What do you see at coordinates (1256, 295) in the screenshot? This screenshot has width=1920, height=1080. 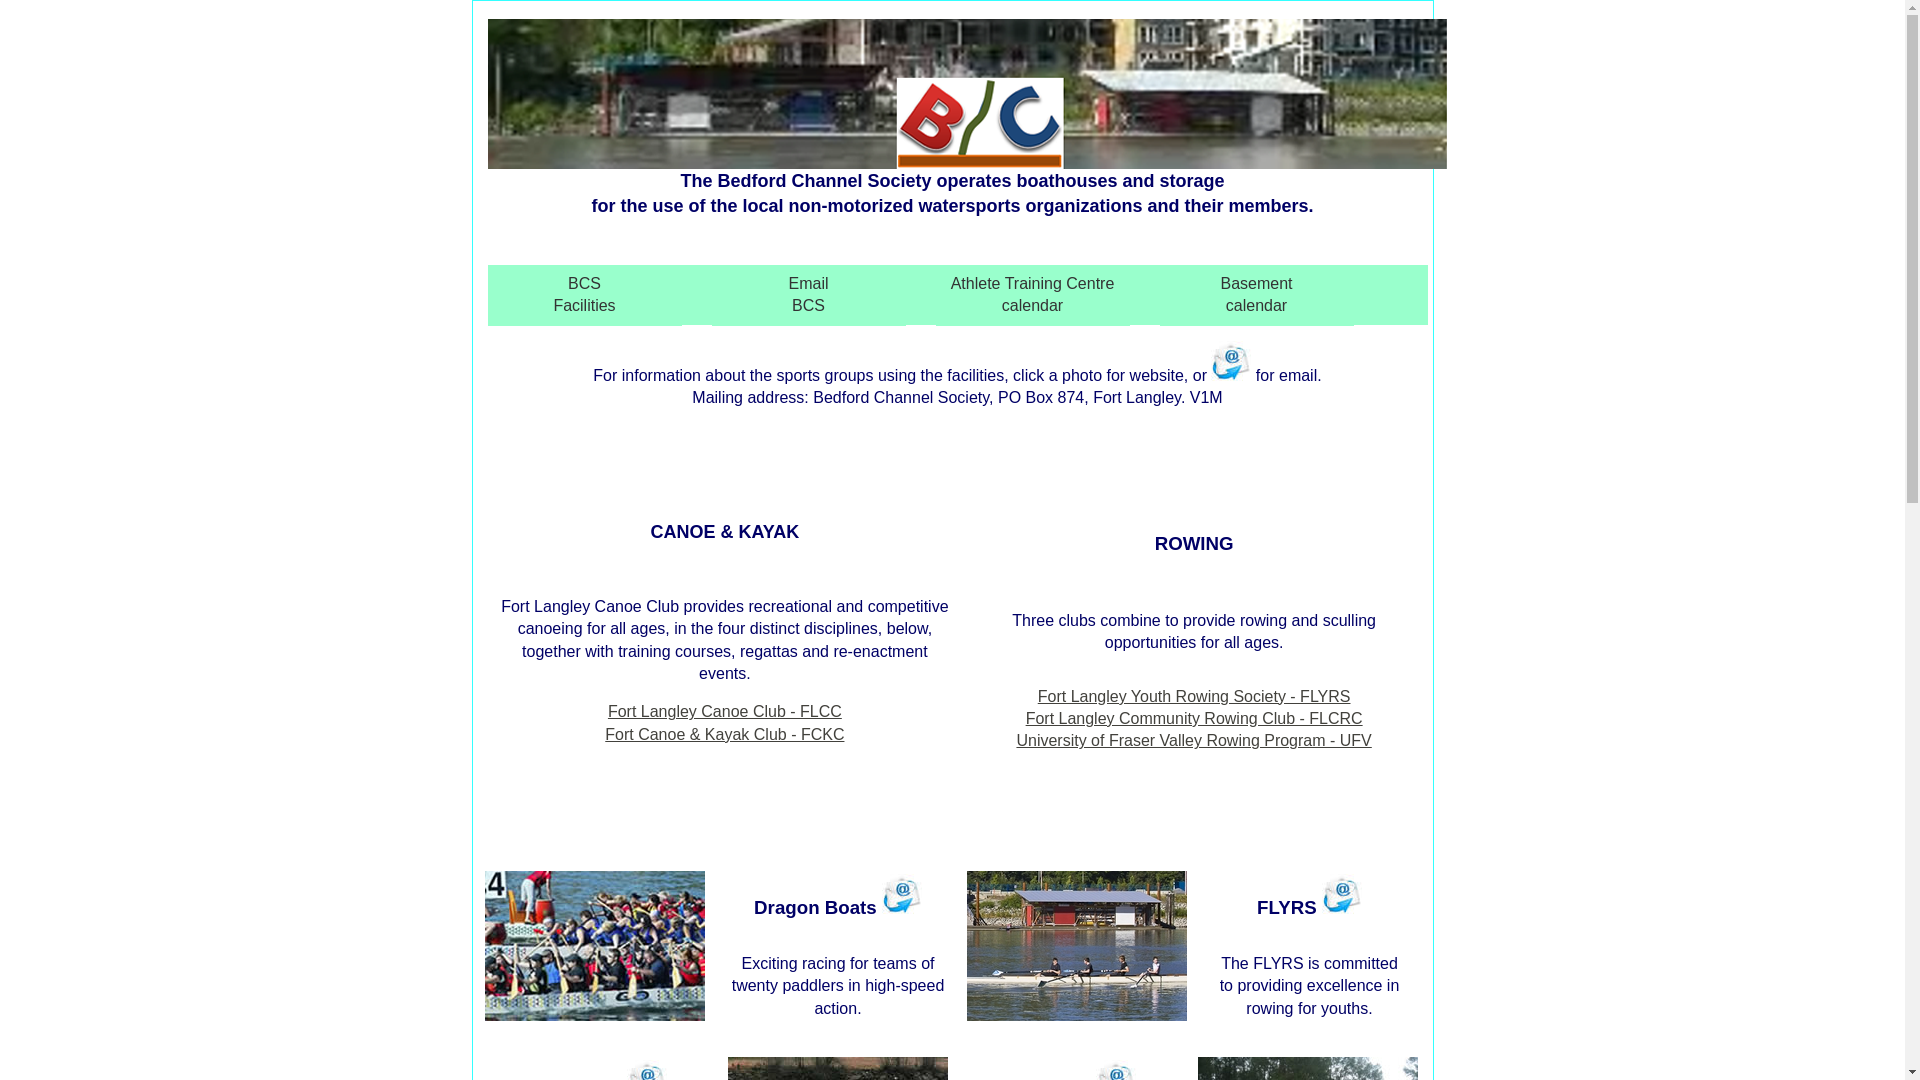 I see `'Basement` at bounding box center [1256, 295].